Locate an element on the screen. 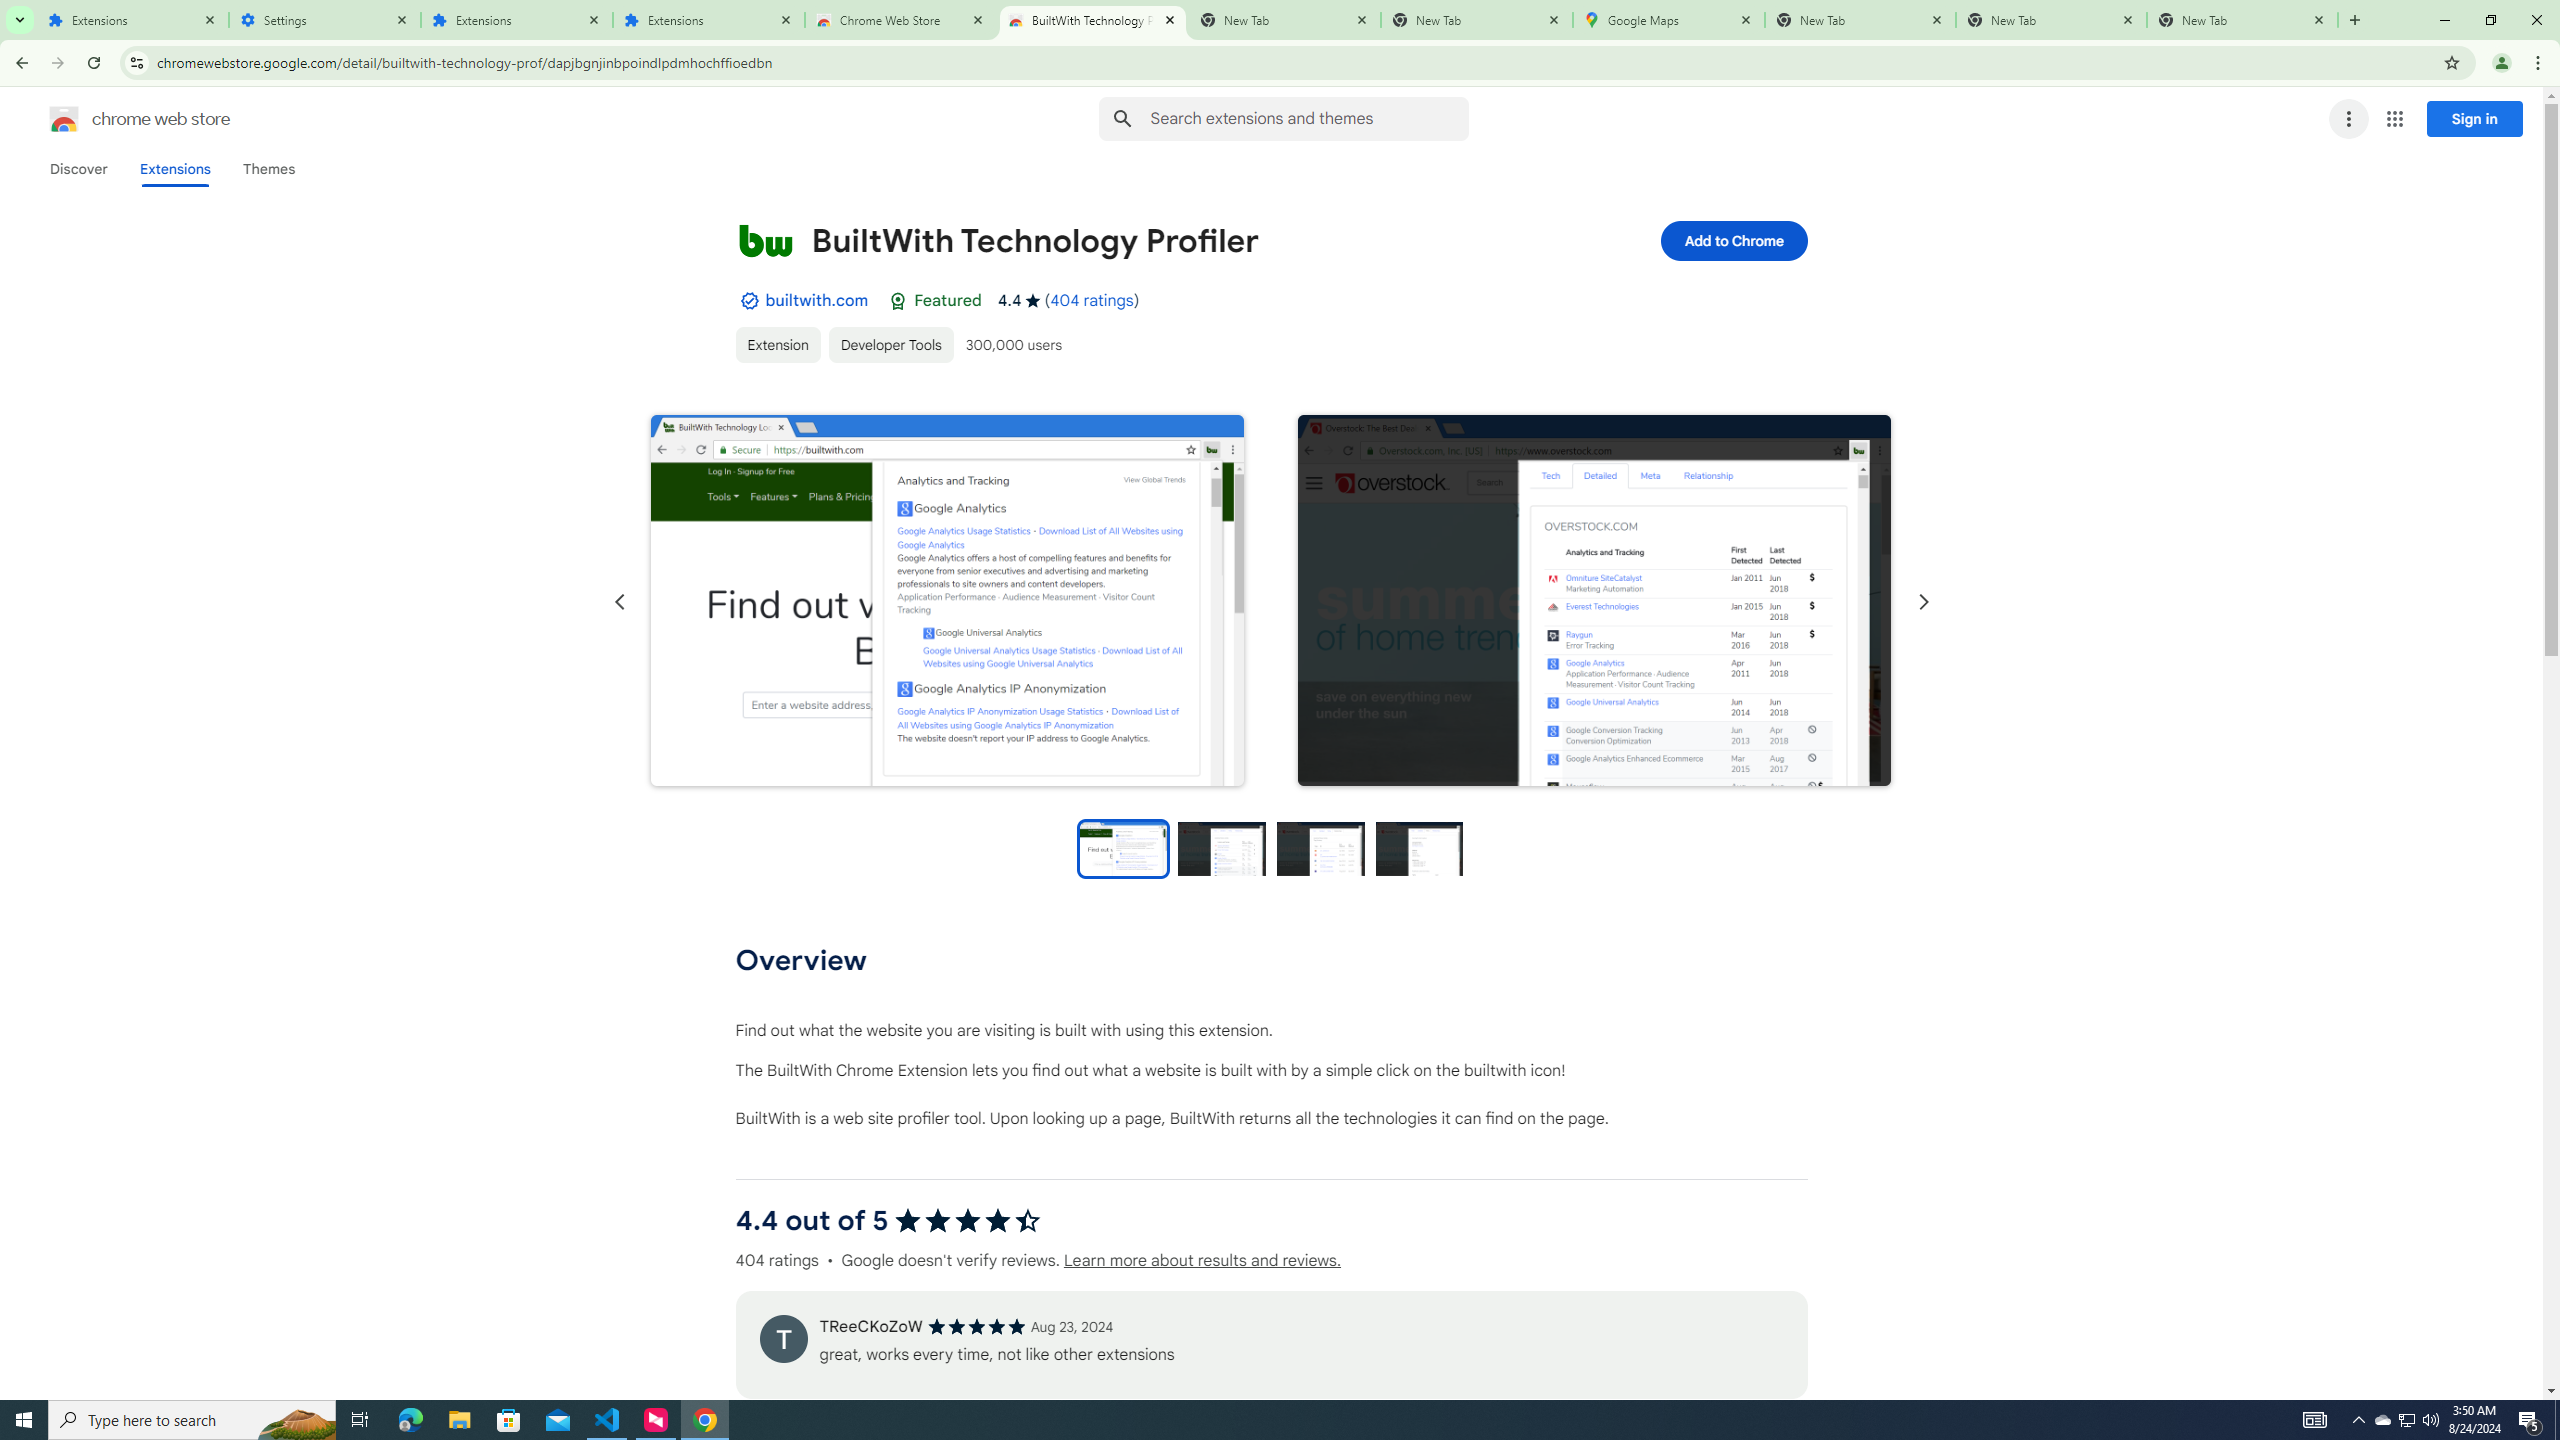  'BuiltWith Technology Profiler - Chrome Web Store' is located at coordinates (1092, 19).